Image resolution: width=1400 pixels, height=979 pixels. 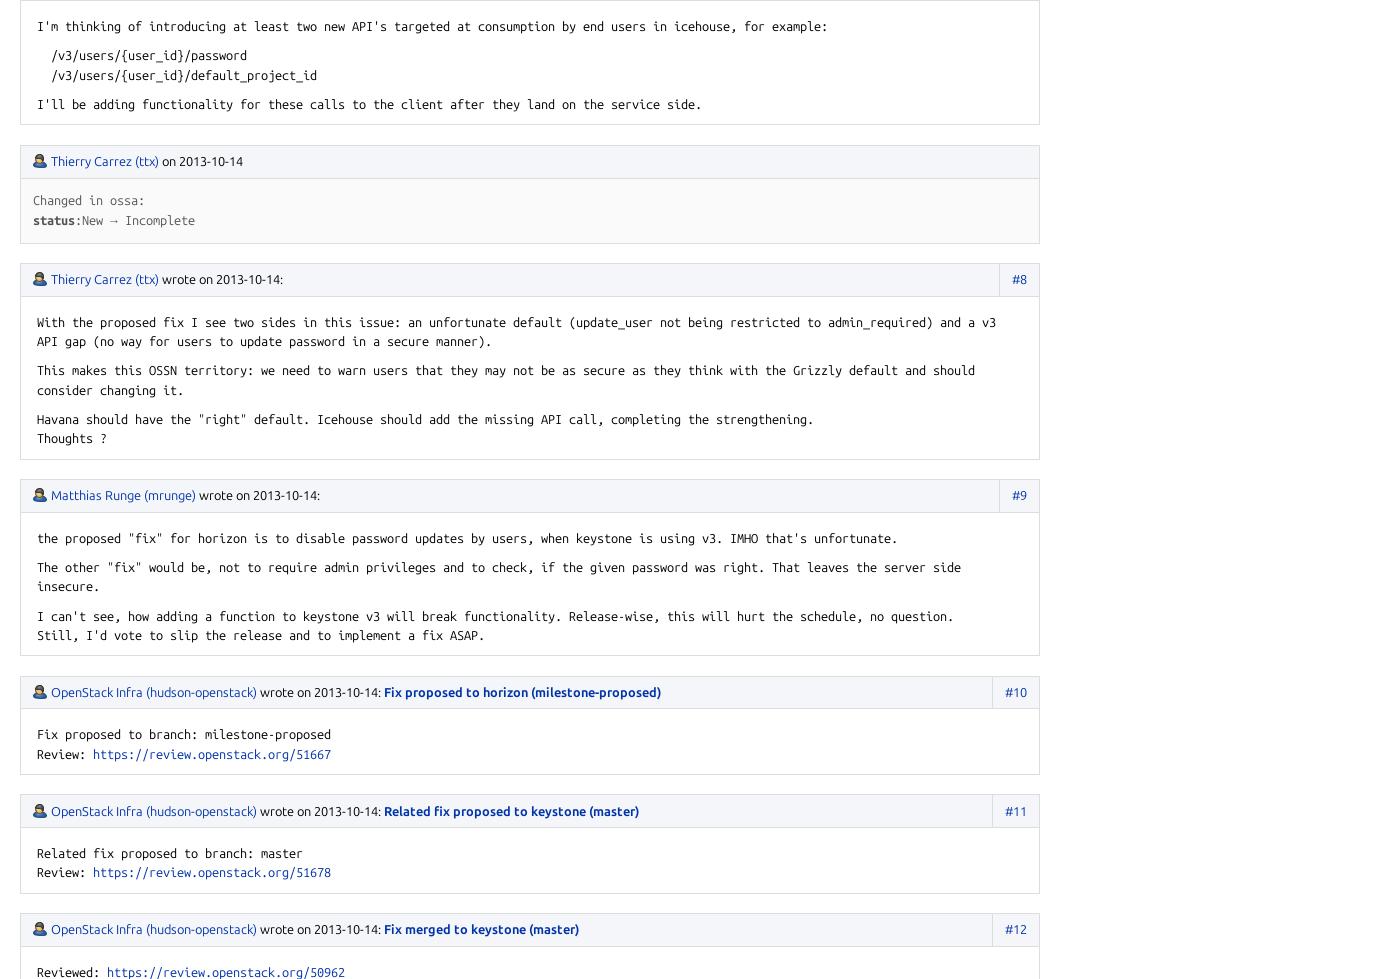 What do you see at coordinates (215, 55) in the screenshot?
I see `'/password'` at bounding box center [215, 55].